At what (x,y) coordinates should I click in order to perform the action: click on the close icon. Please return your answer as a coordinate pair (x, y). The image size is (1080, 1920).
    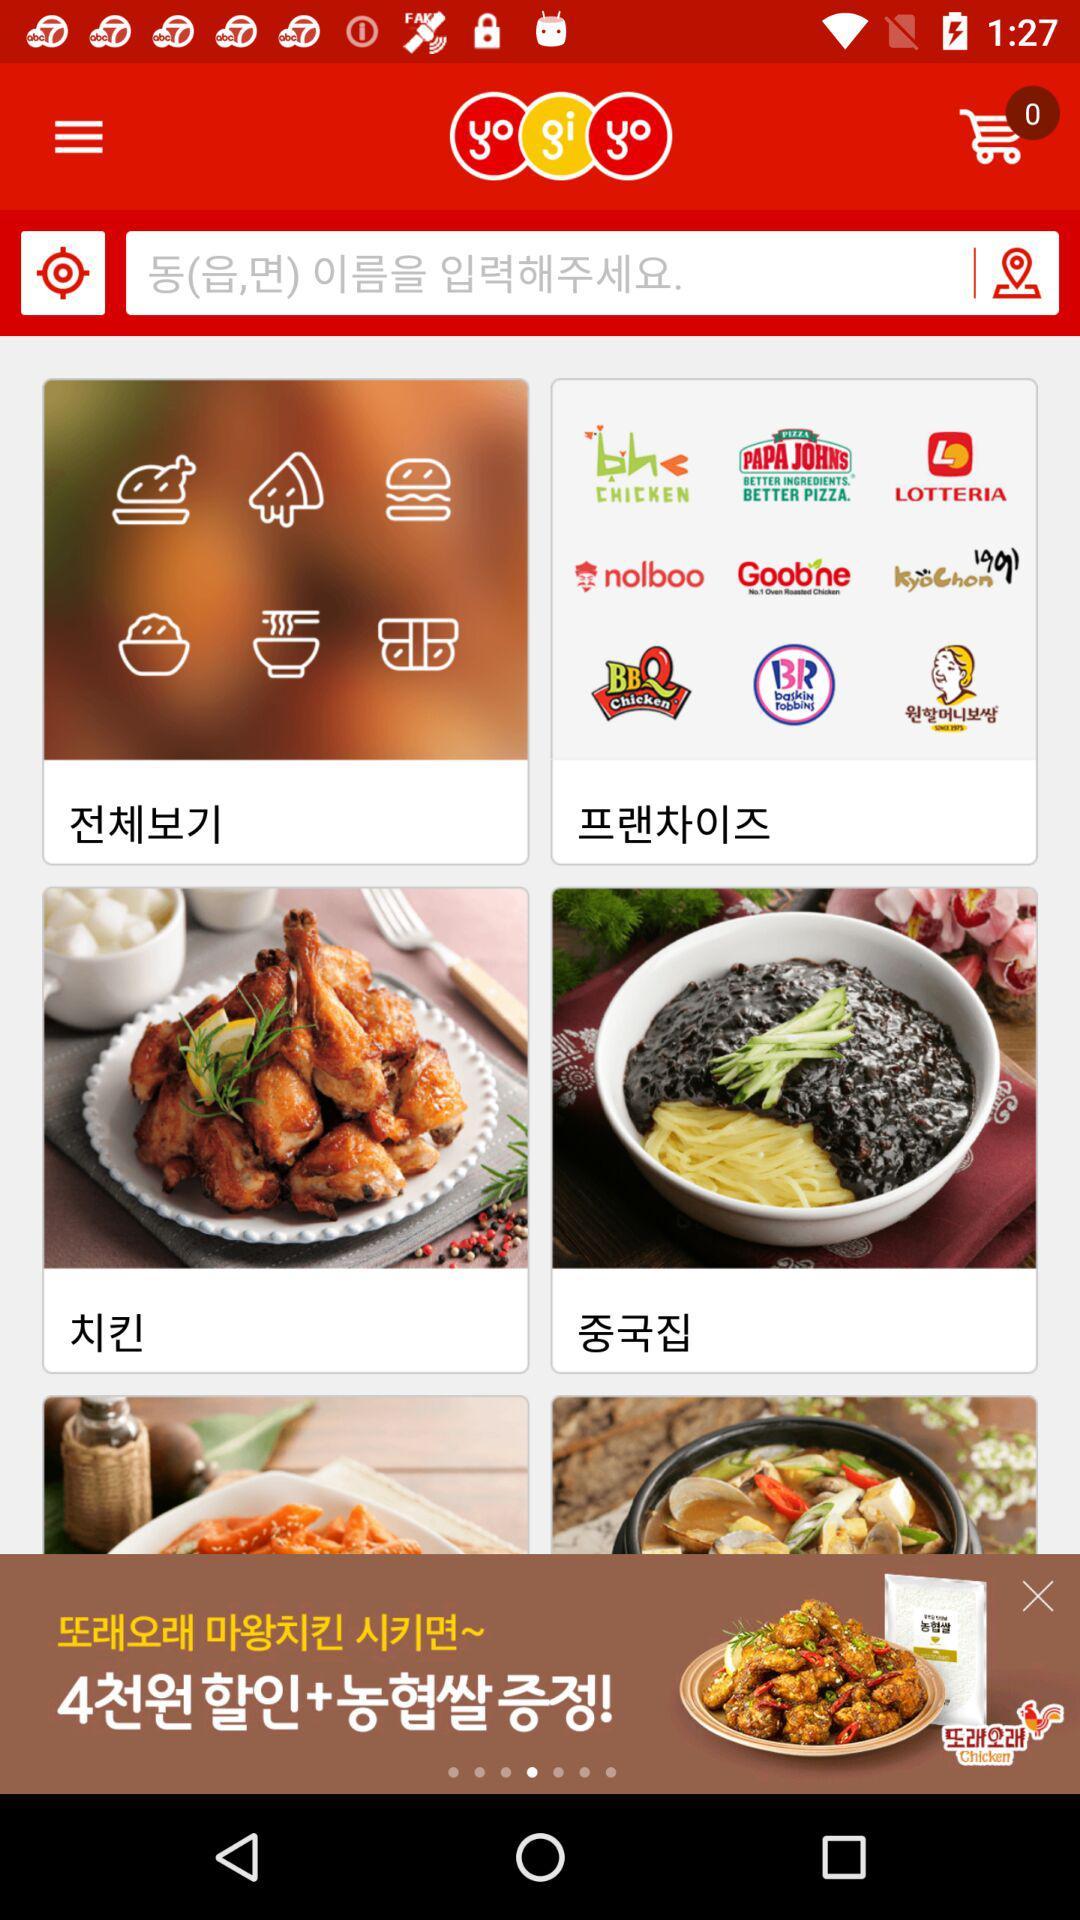
    Looking at the image, I should click on (1036, 1595).